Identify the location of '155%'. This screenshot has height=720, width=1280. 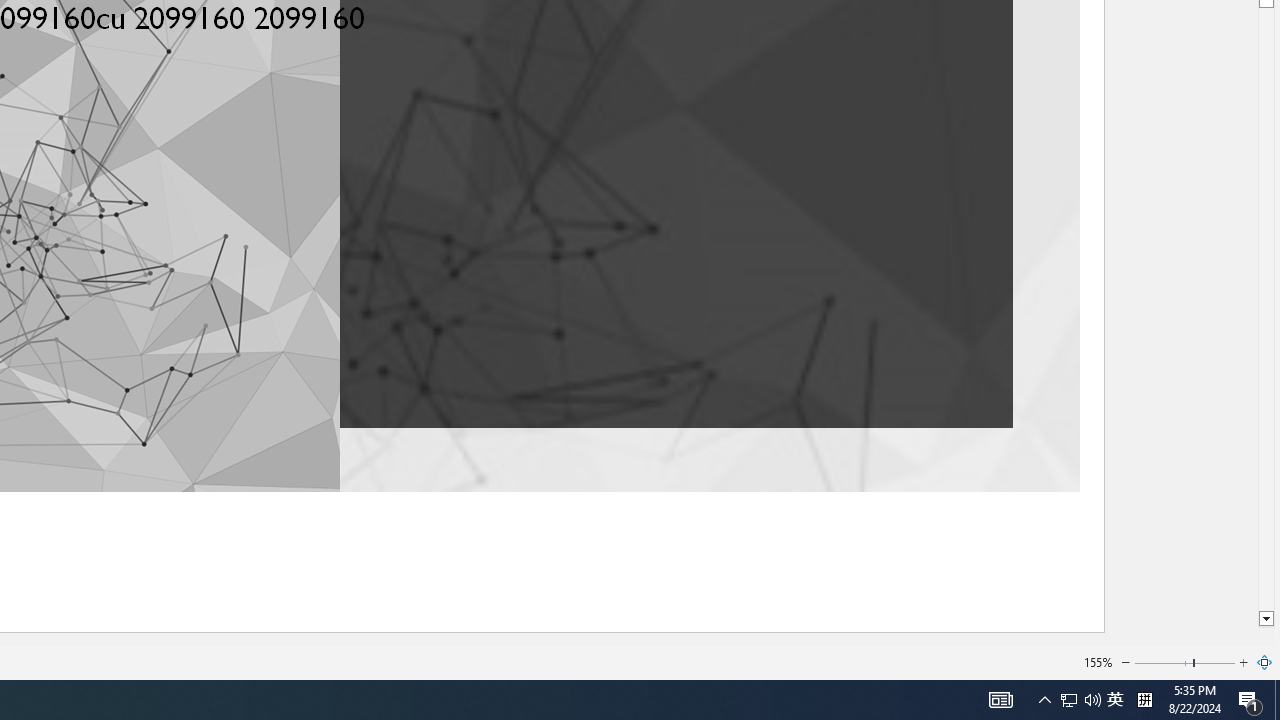
(1097, 662).